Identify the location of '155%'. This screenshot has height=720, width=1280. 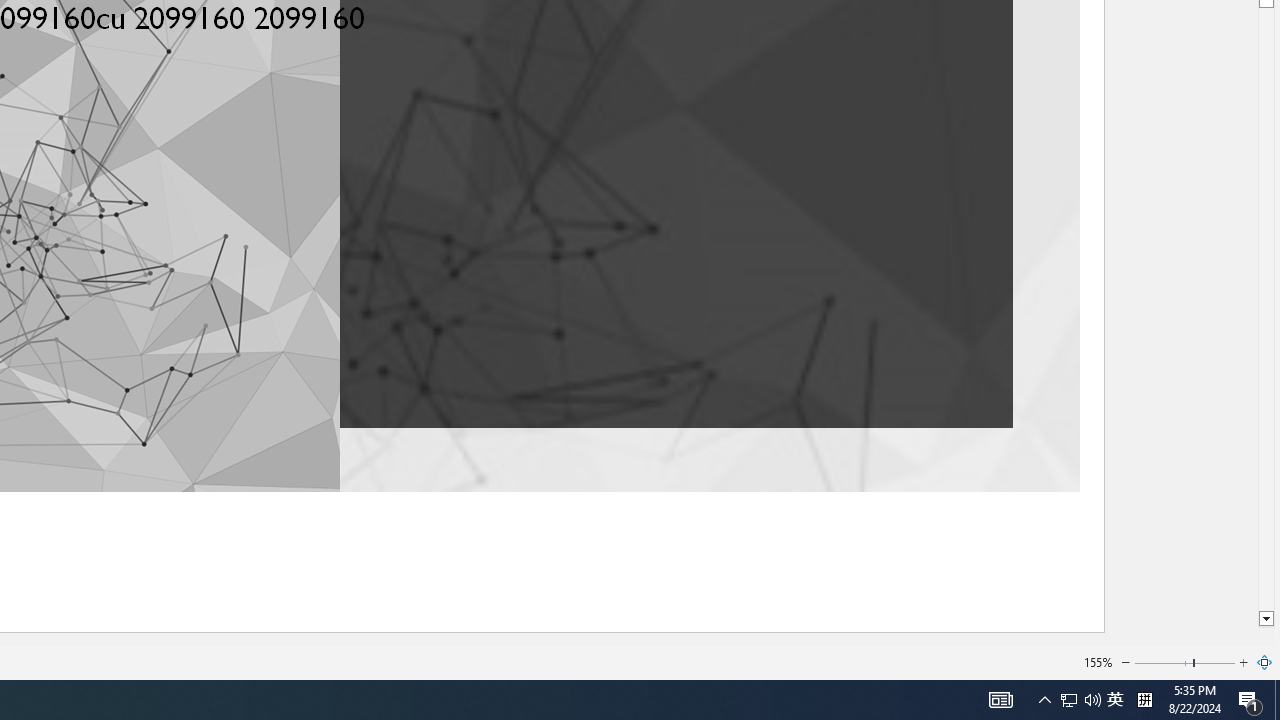
(1097, 662).